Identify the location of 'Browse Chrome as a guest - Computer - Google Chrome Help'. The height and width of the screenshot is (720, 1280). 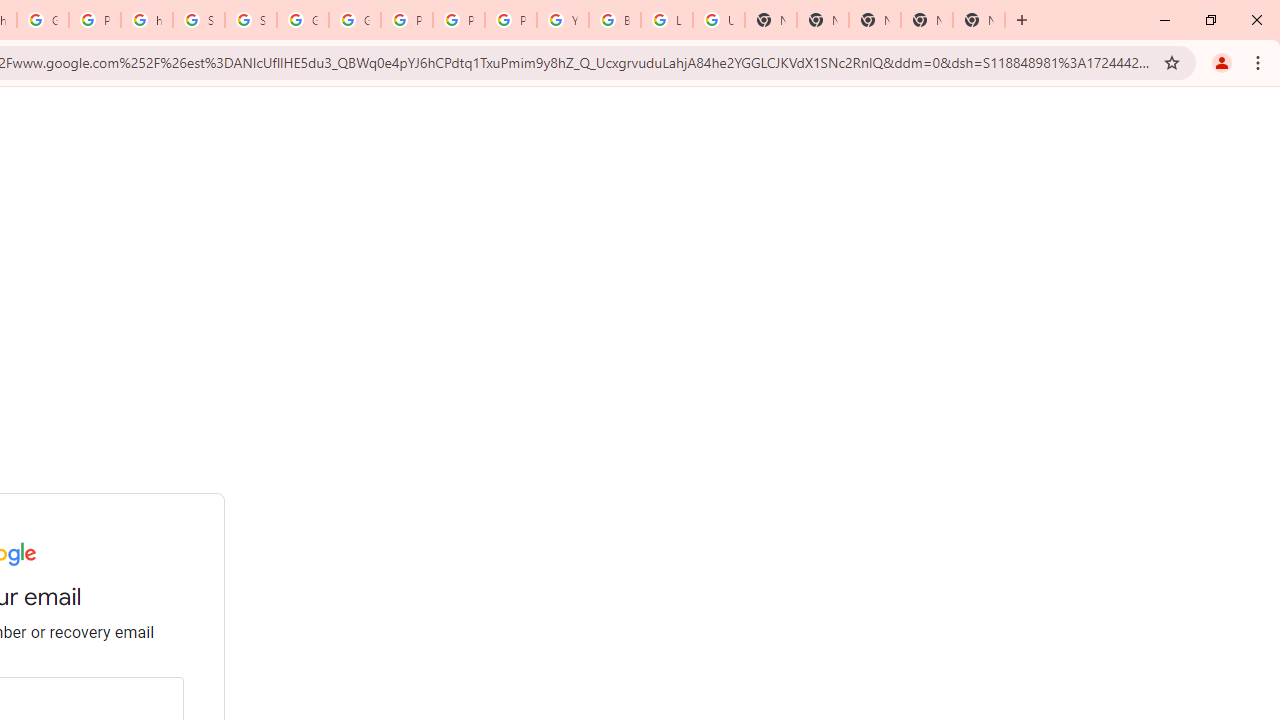
(614, 20).